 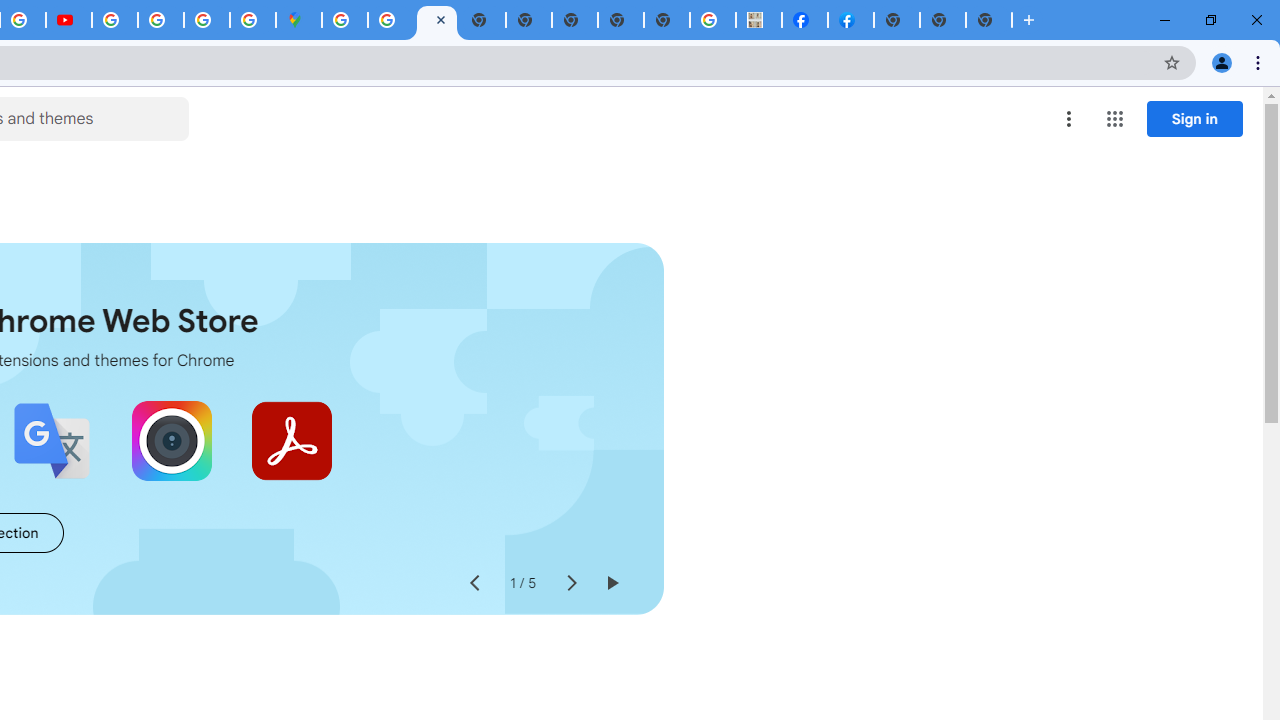 What do you see at coordinates (171, 440) in the screenshot?
I see `'Awesome Screen Recorder & Screenshot'` at bounding box center [171, 440].